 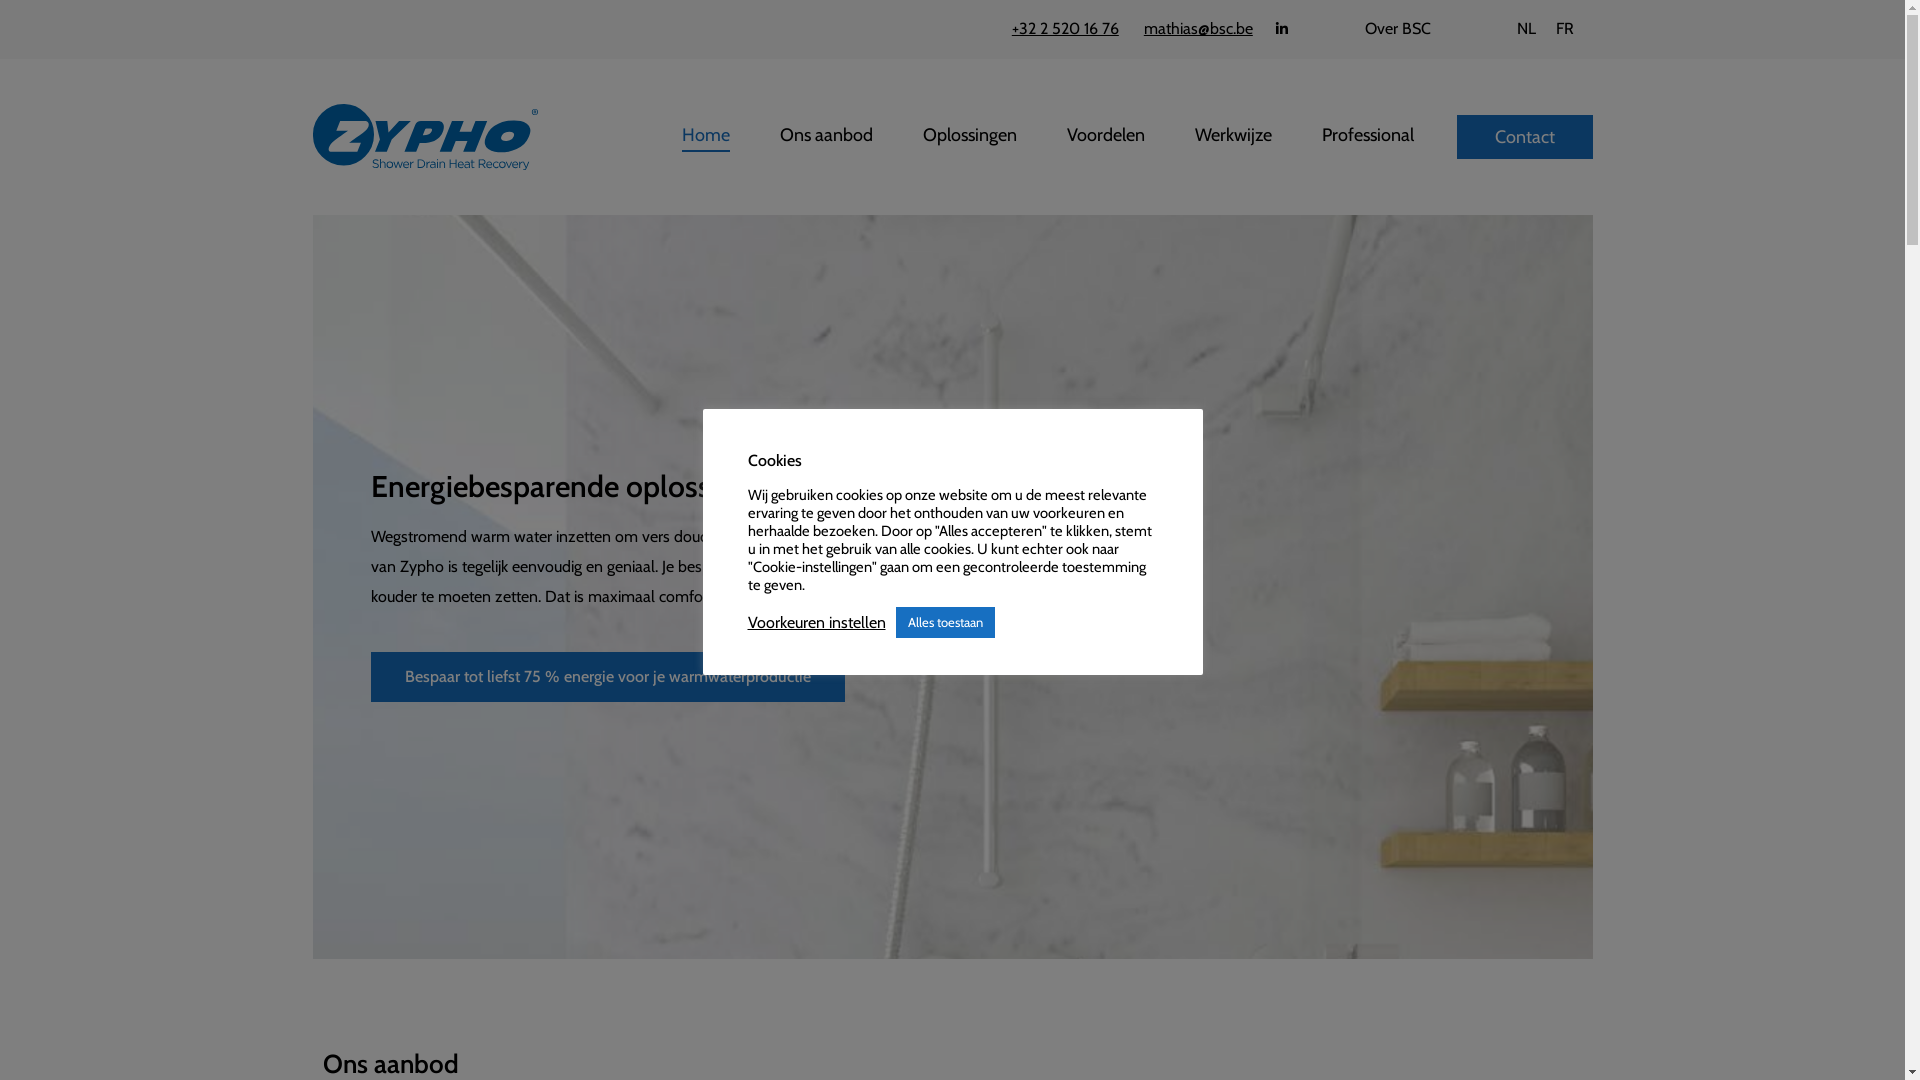 I want to click on 'Voordelen', so click(x=1104, y=135).